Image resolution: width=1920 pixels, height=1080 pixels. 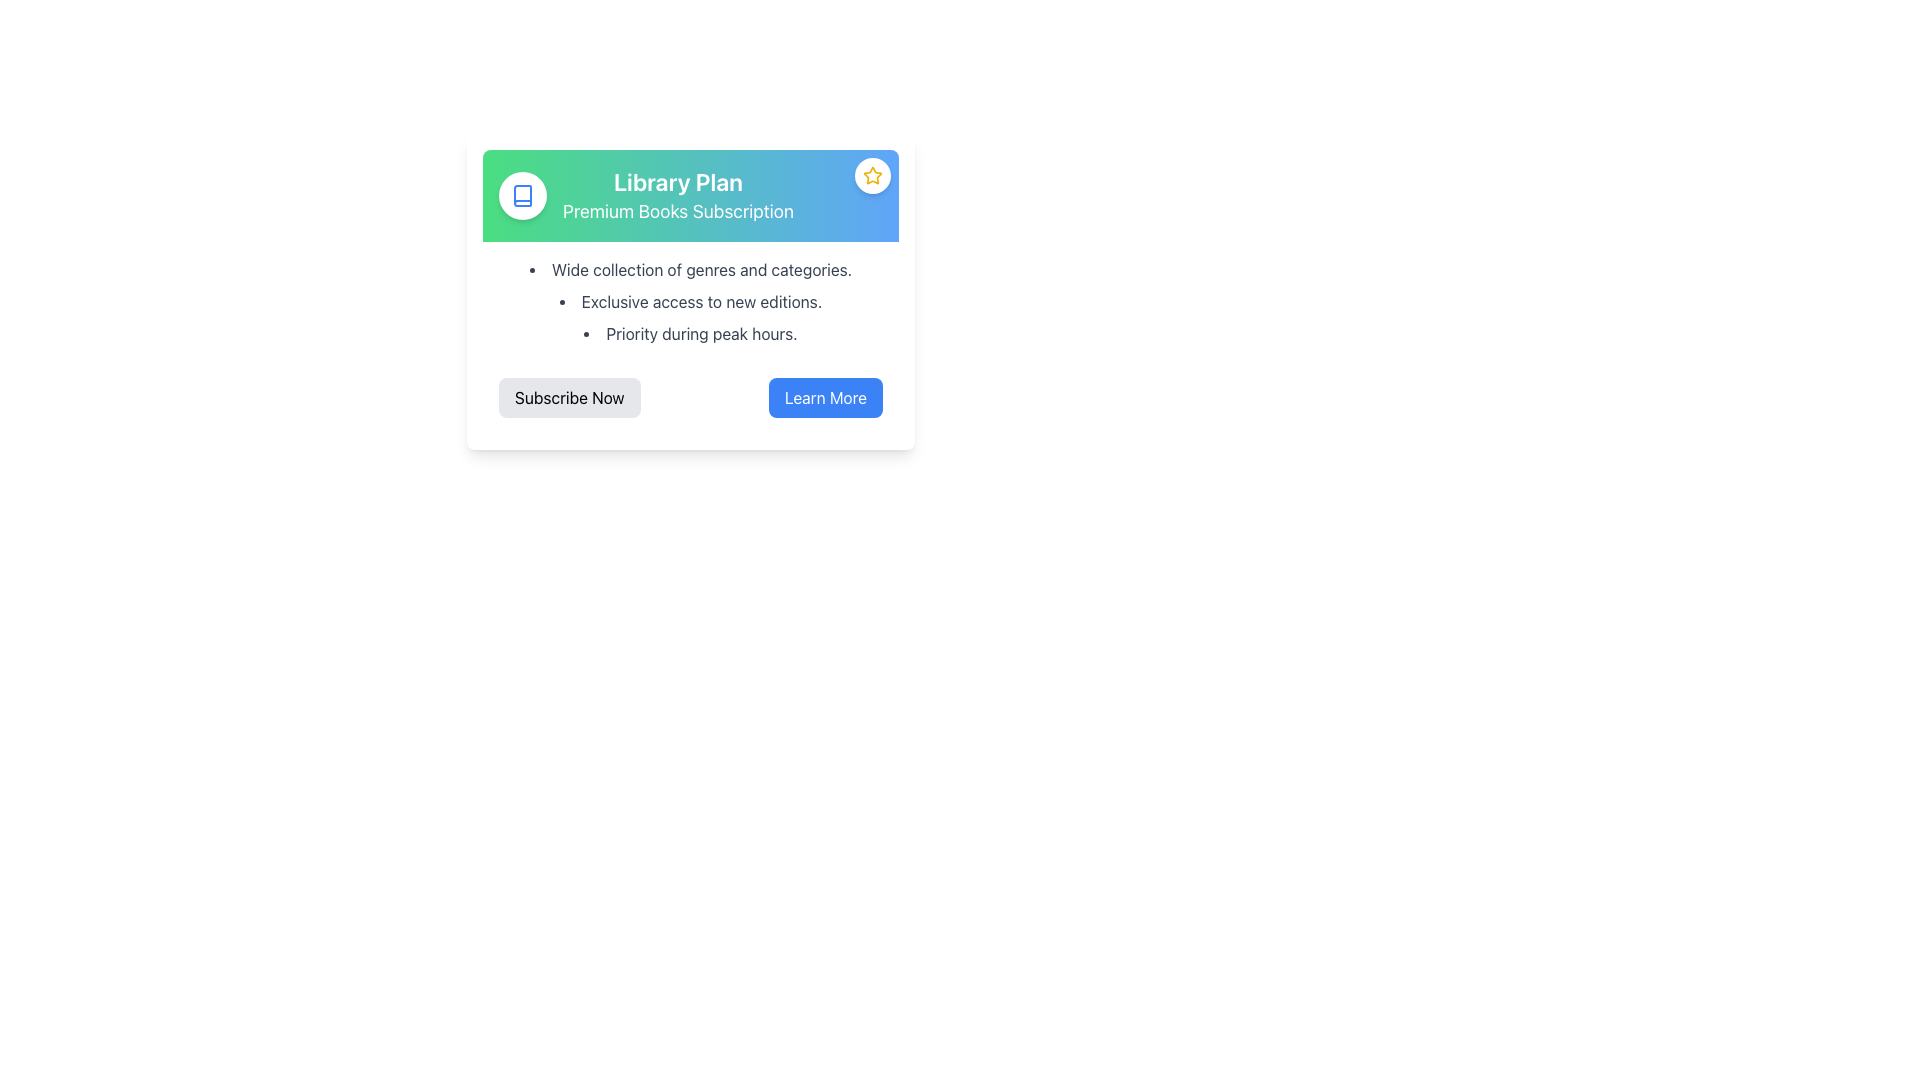 I want to click on the third bullet point in the subscription plan features list, located between 'Exclusive access to new editions.' and the button section, so click(x=691, y=333).